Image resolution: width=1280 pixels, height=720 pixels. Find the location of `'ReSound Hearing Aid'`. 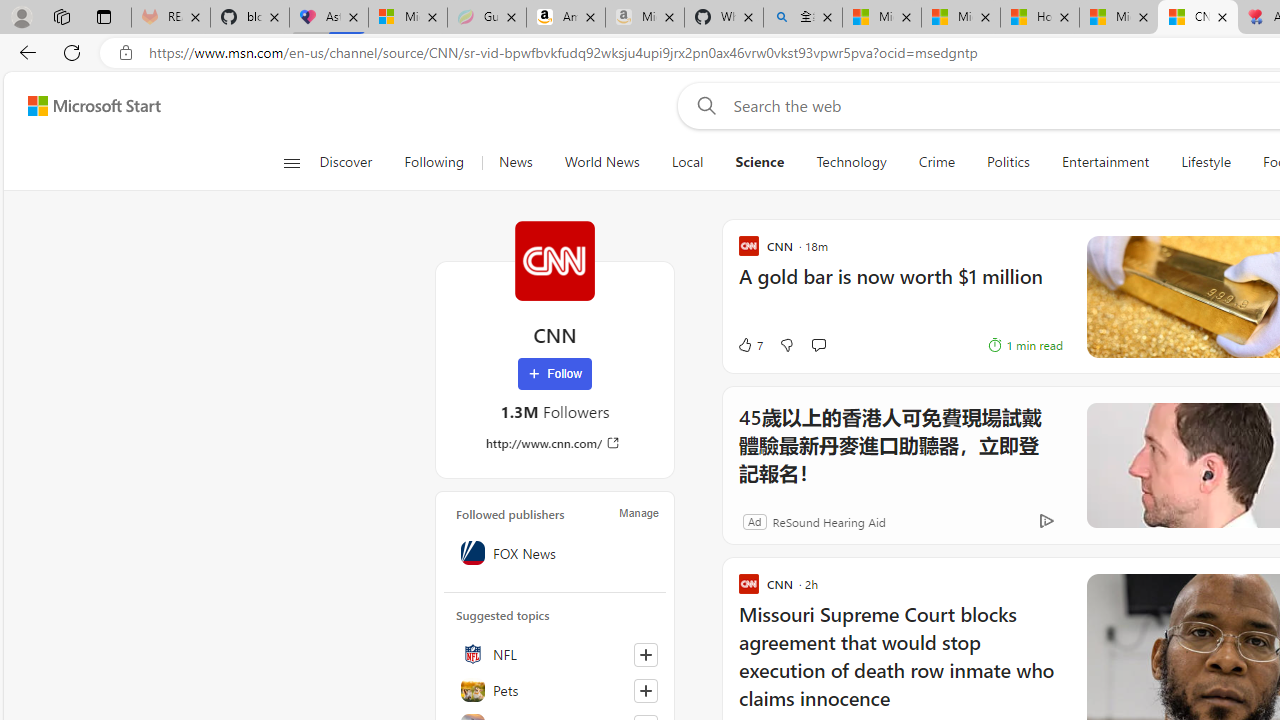

'ReSound Hearing Aid' is located at coordinates (828, 520).